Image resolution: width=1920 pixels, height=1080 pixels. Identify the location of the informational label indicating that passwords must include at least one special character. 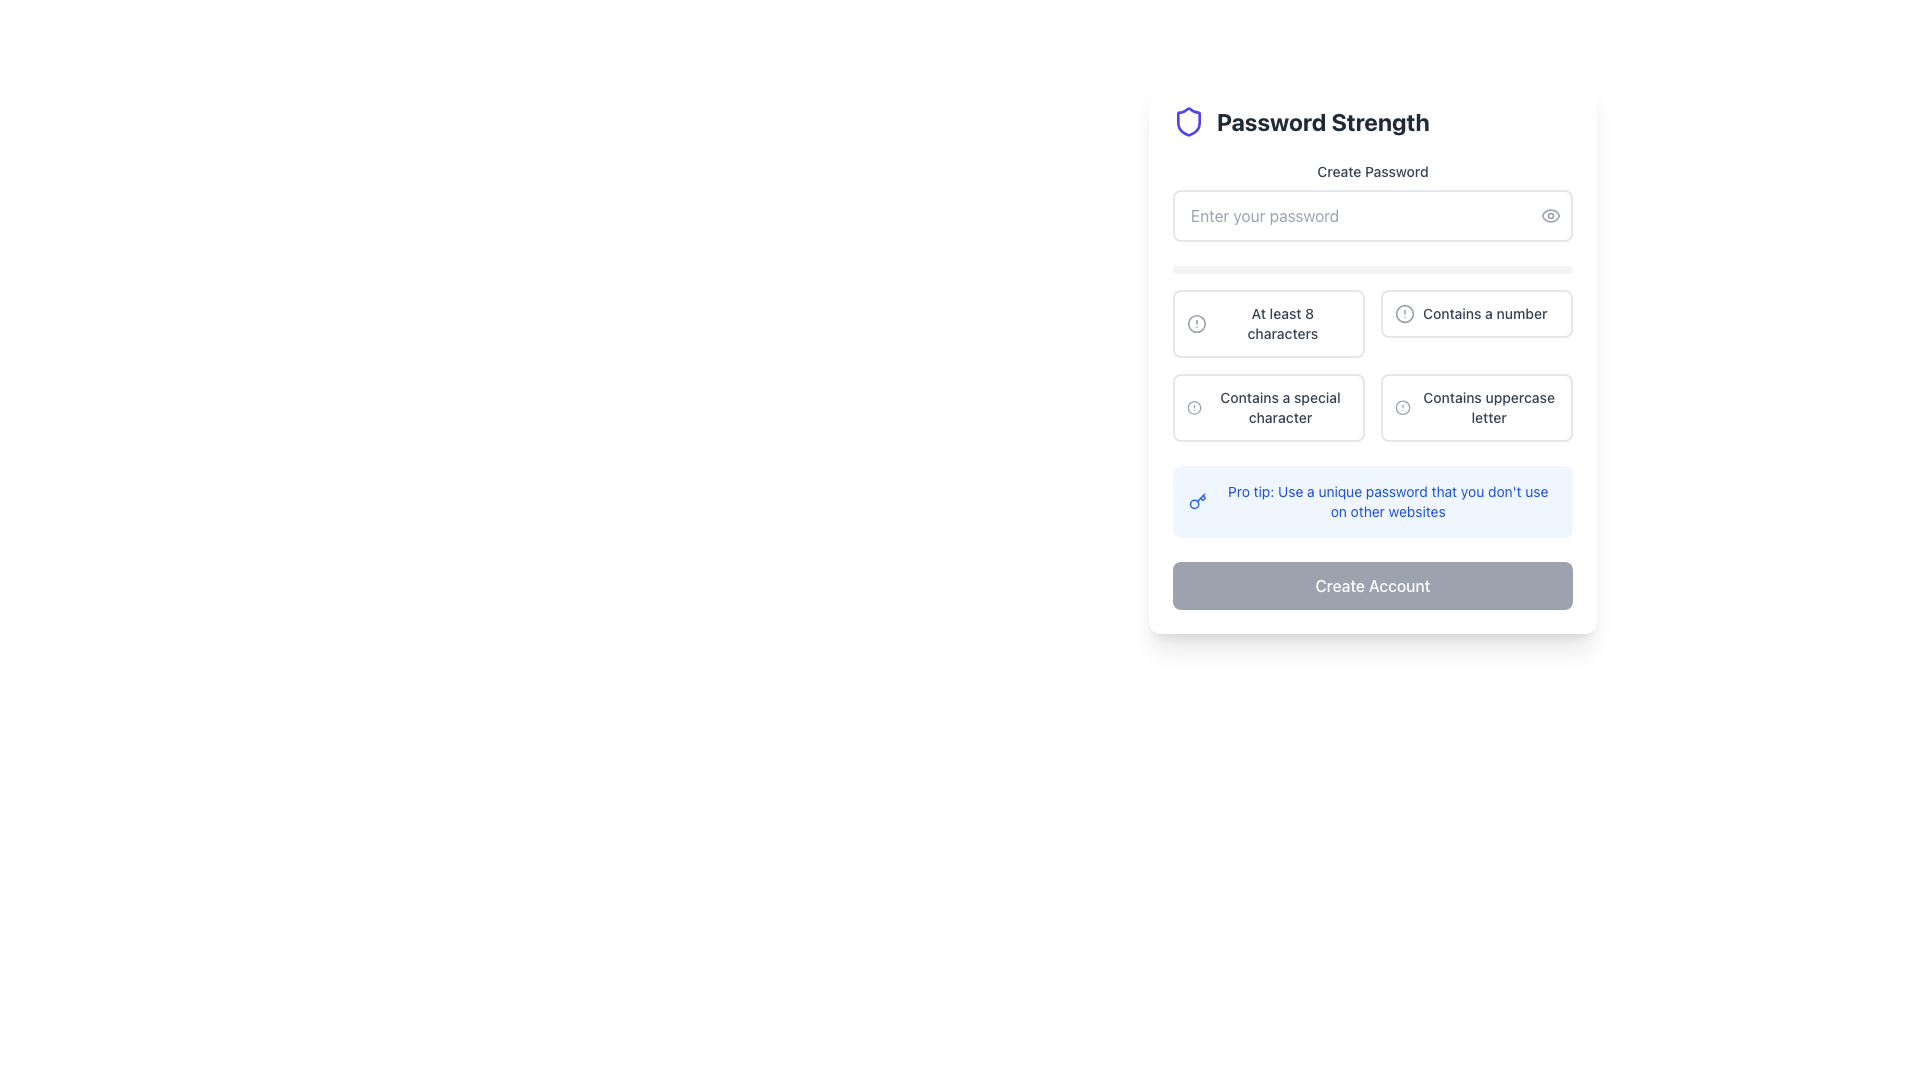
(1267, 407).